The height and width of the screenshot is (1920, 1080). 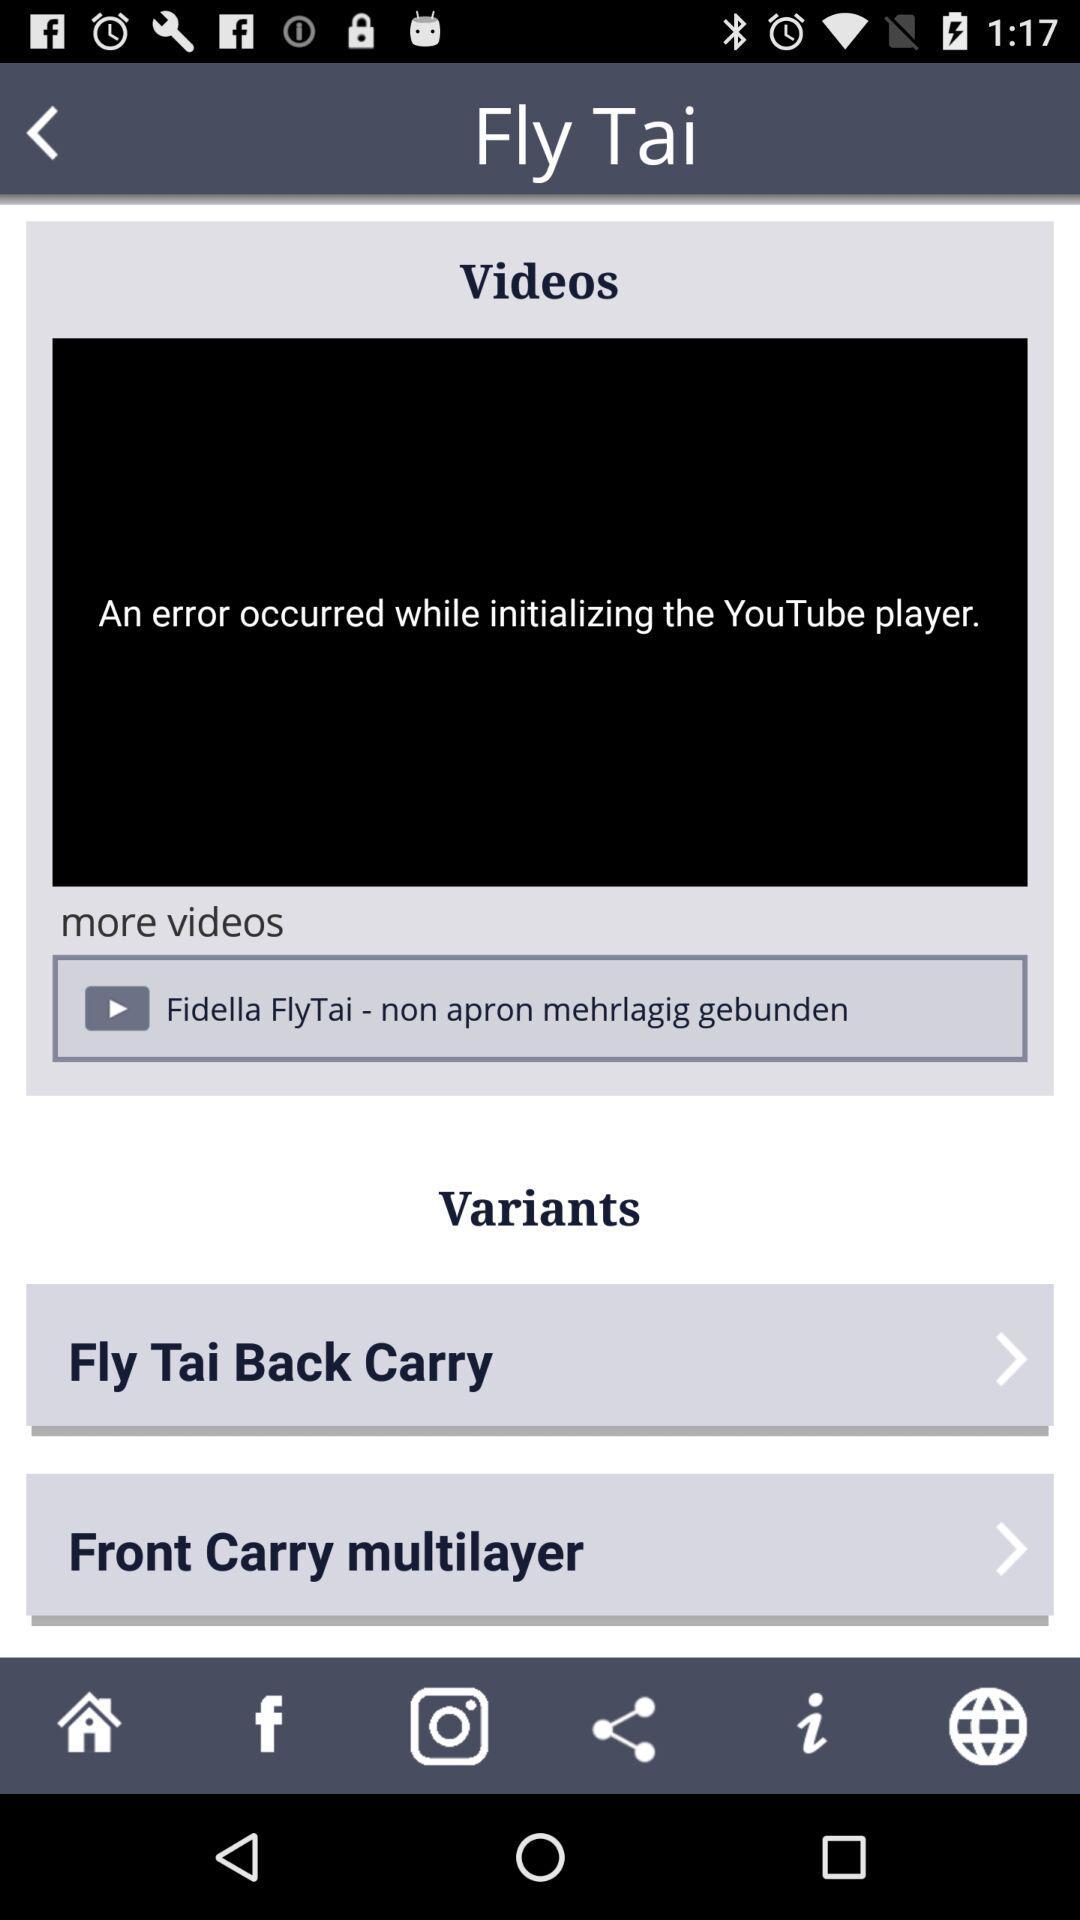 I want to click on share on instagram, so click(x=450, y=1724).